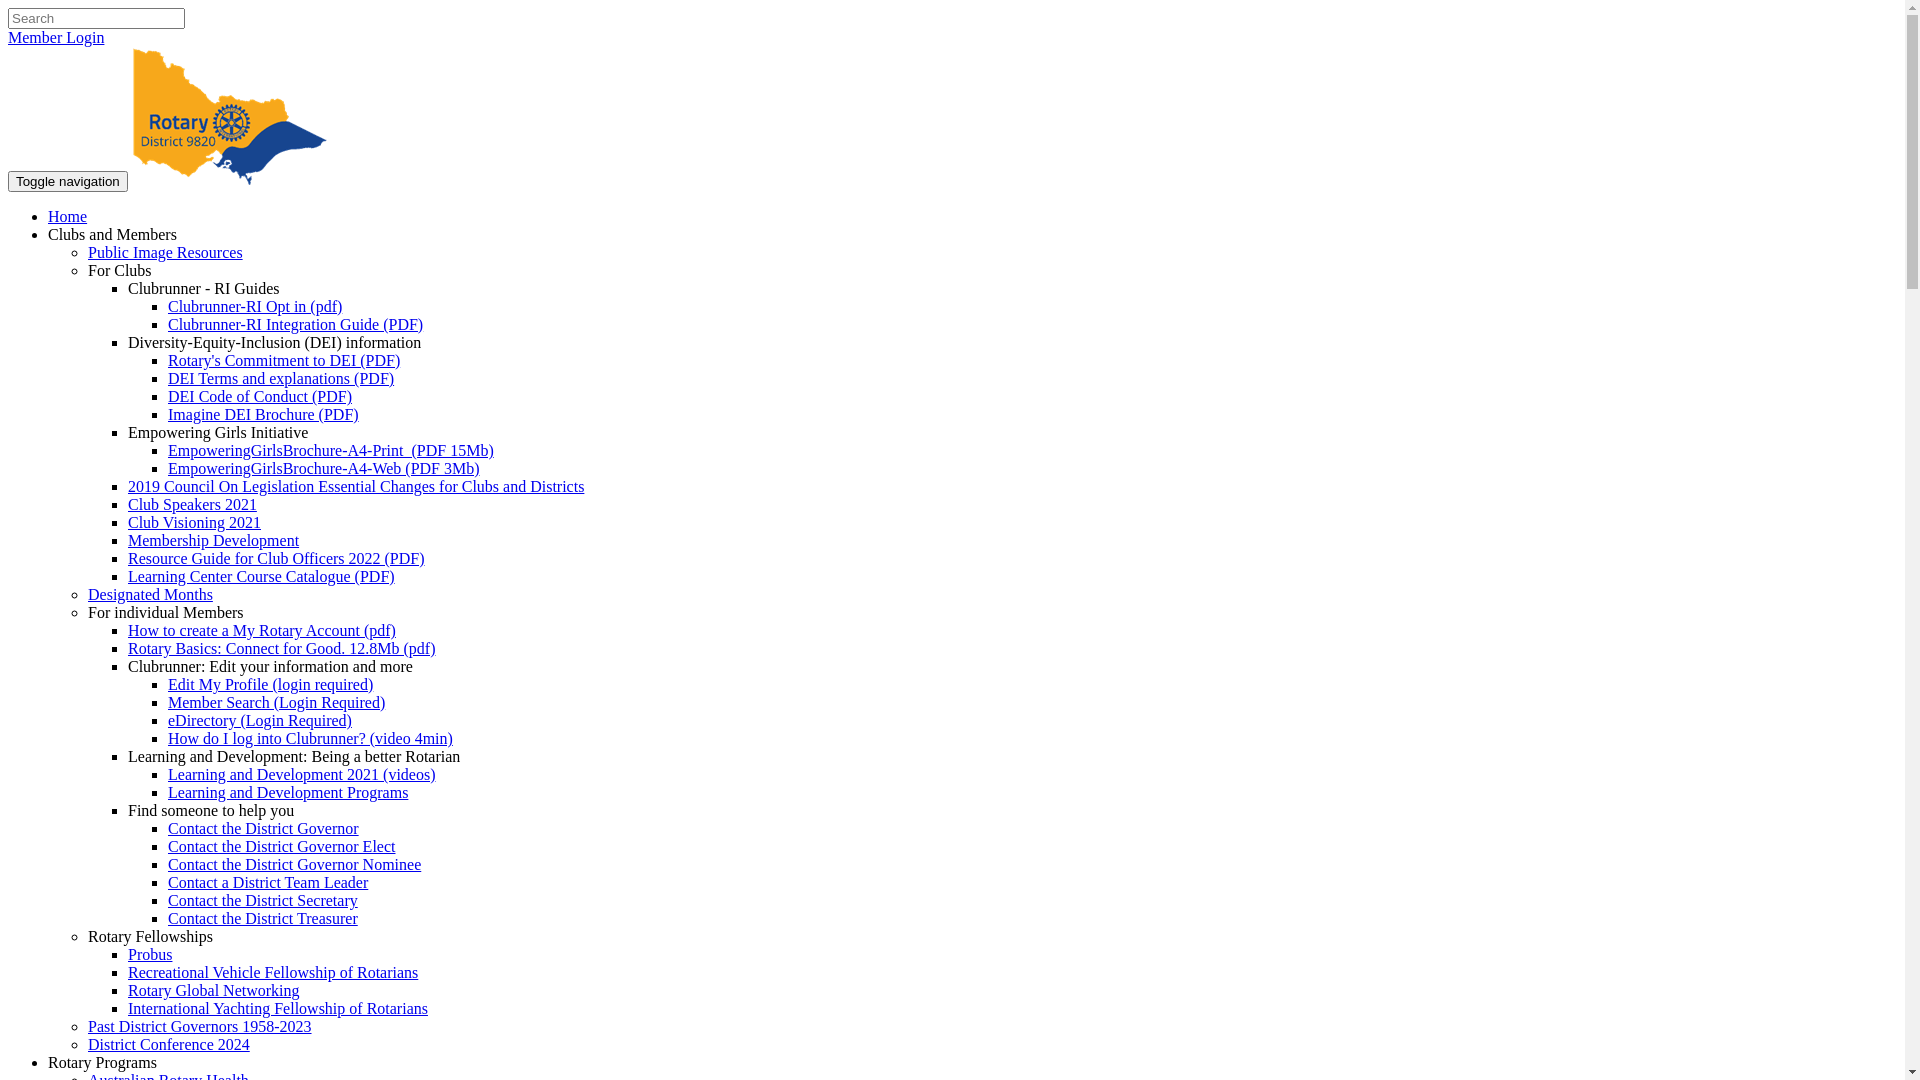 The width and height of the screenshot is (1920, 1080). I want to click on 'Edit My Profile (login required)', so click(168, 683).